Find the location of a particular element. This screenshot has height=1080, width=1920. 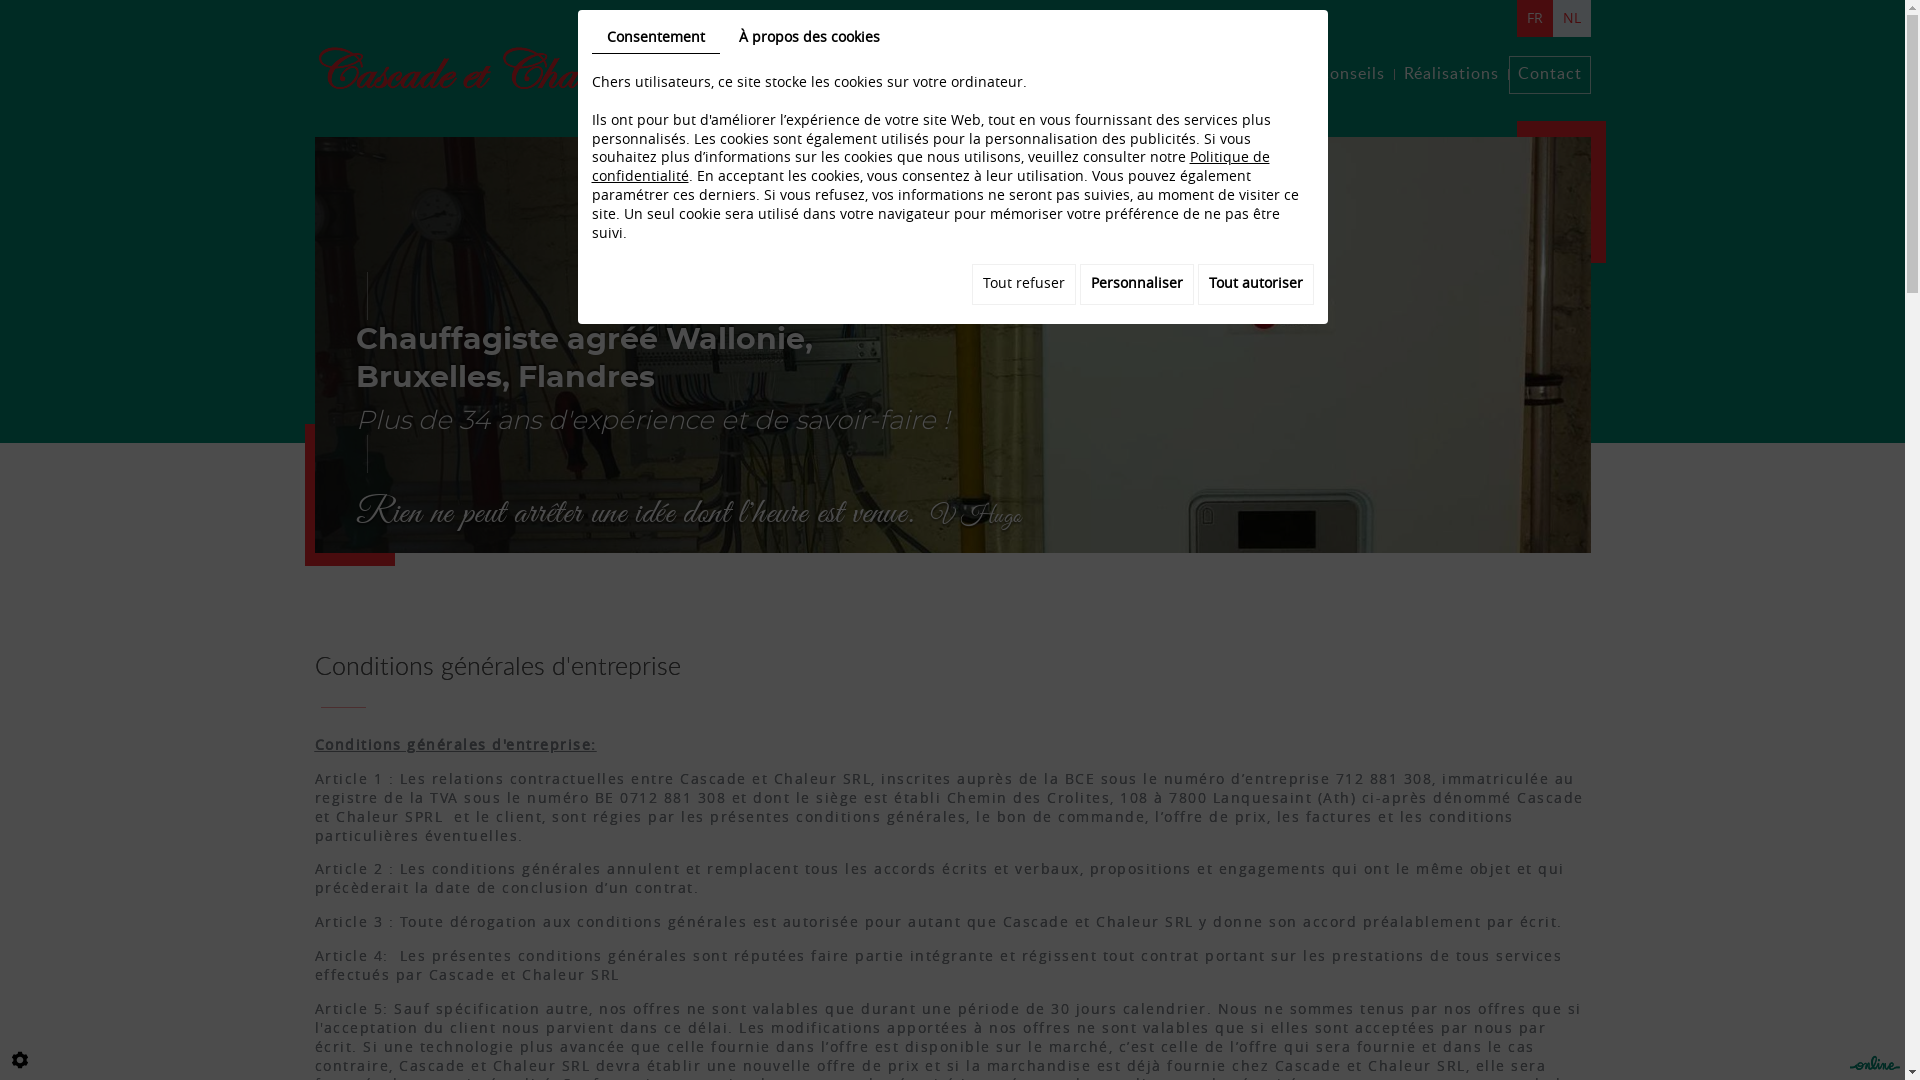

'Consentement' is located at coordinates (656, 38).